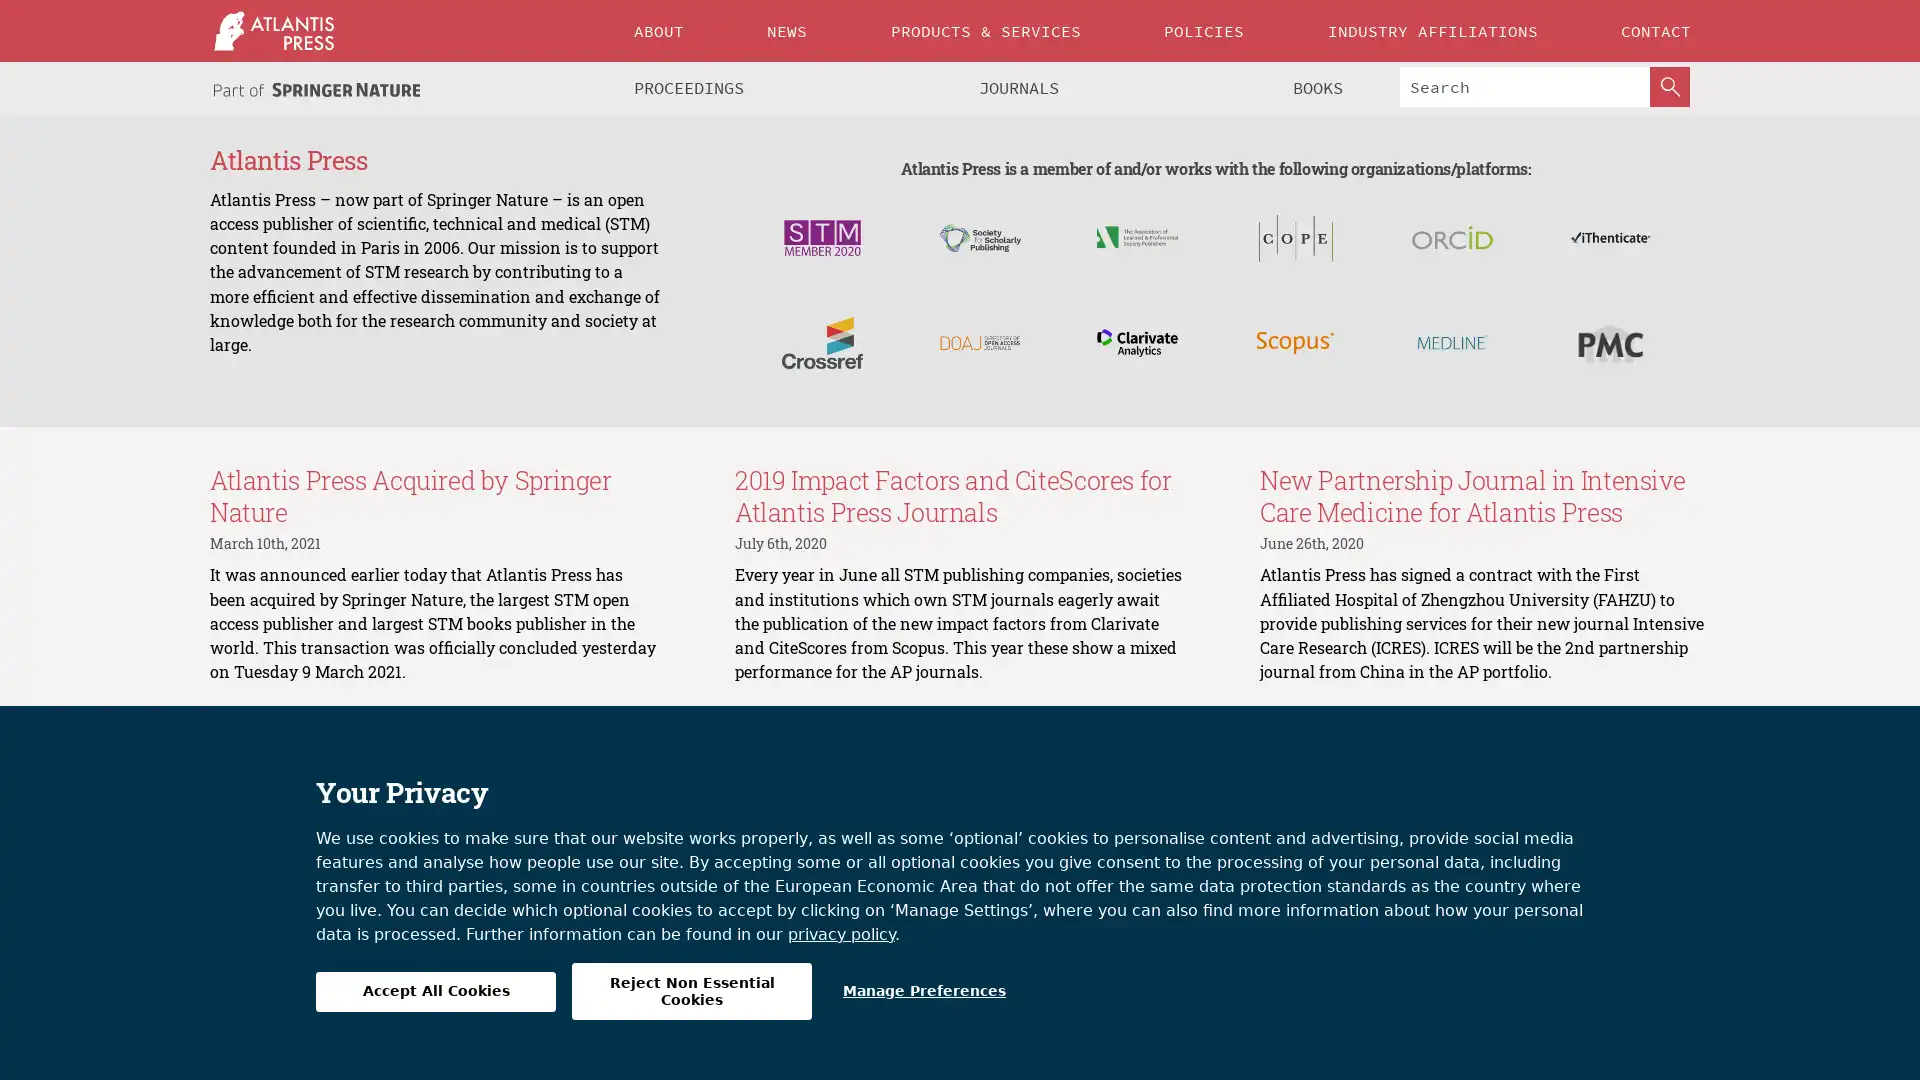 The image size is (1920, 1080). What do you see at coordinates (435, 991) in the screenshot?
I see `Accept All Cookies` at bounding box center [435, 991].